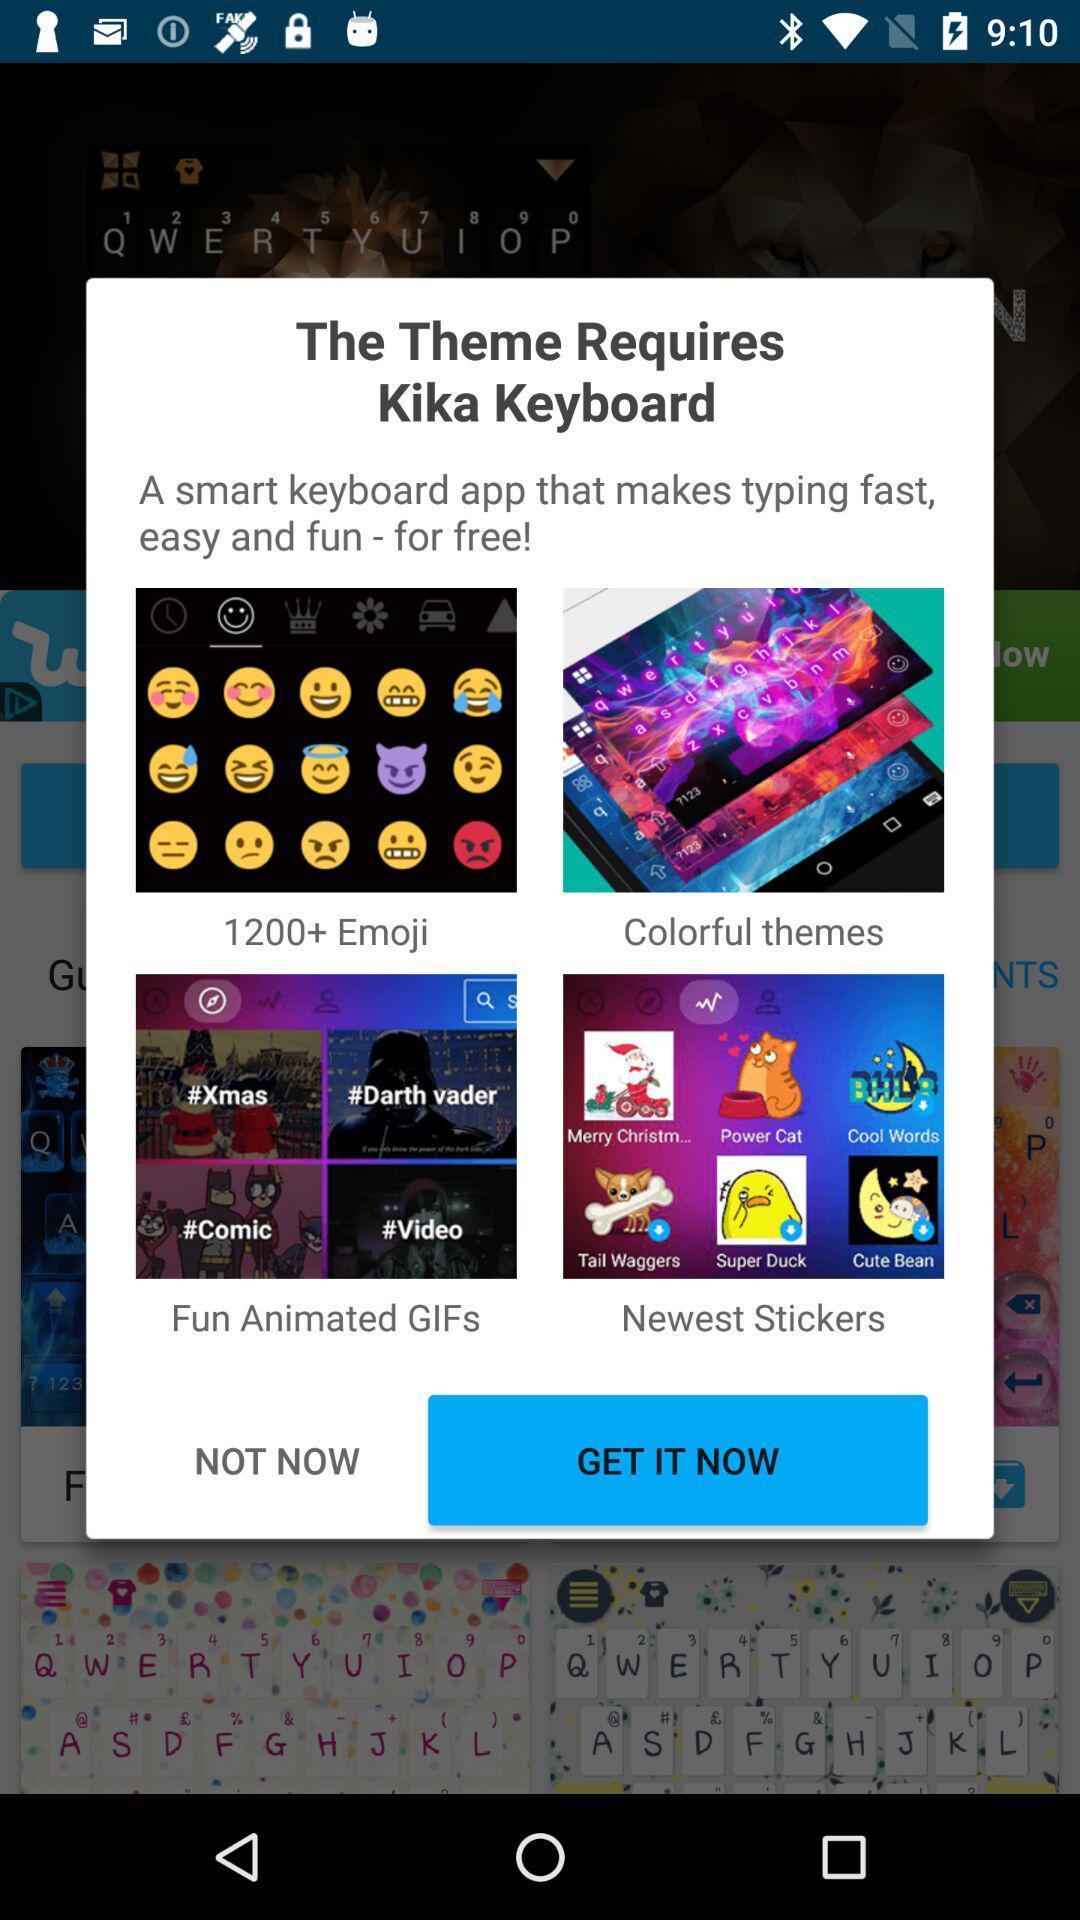 This screenshot has height=1920, width=1080. Describe the element at coordinates (677, 1460) in the screenshot. I see `get it now item` at that location.